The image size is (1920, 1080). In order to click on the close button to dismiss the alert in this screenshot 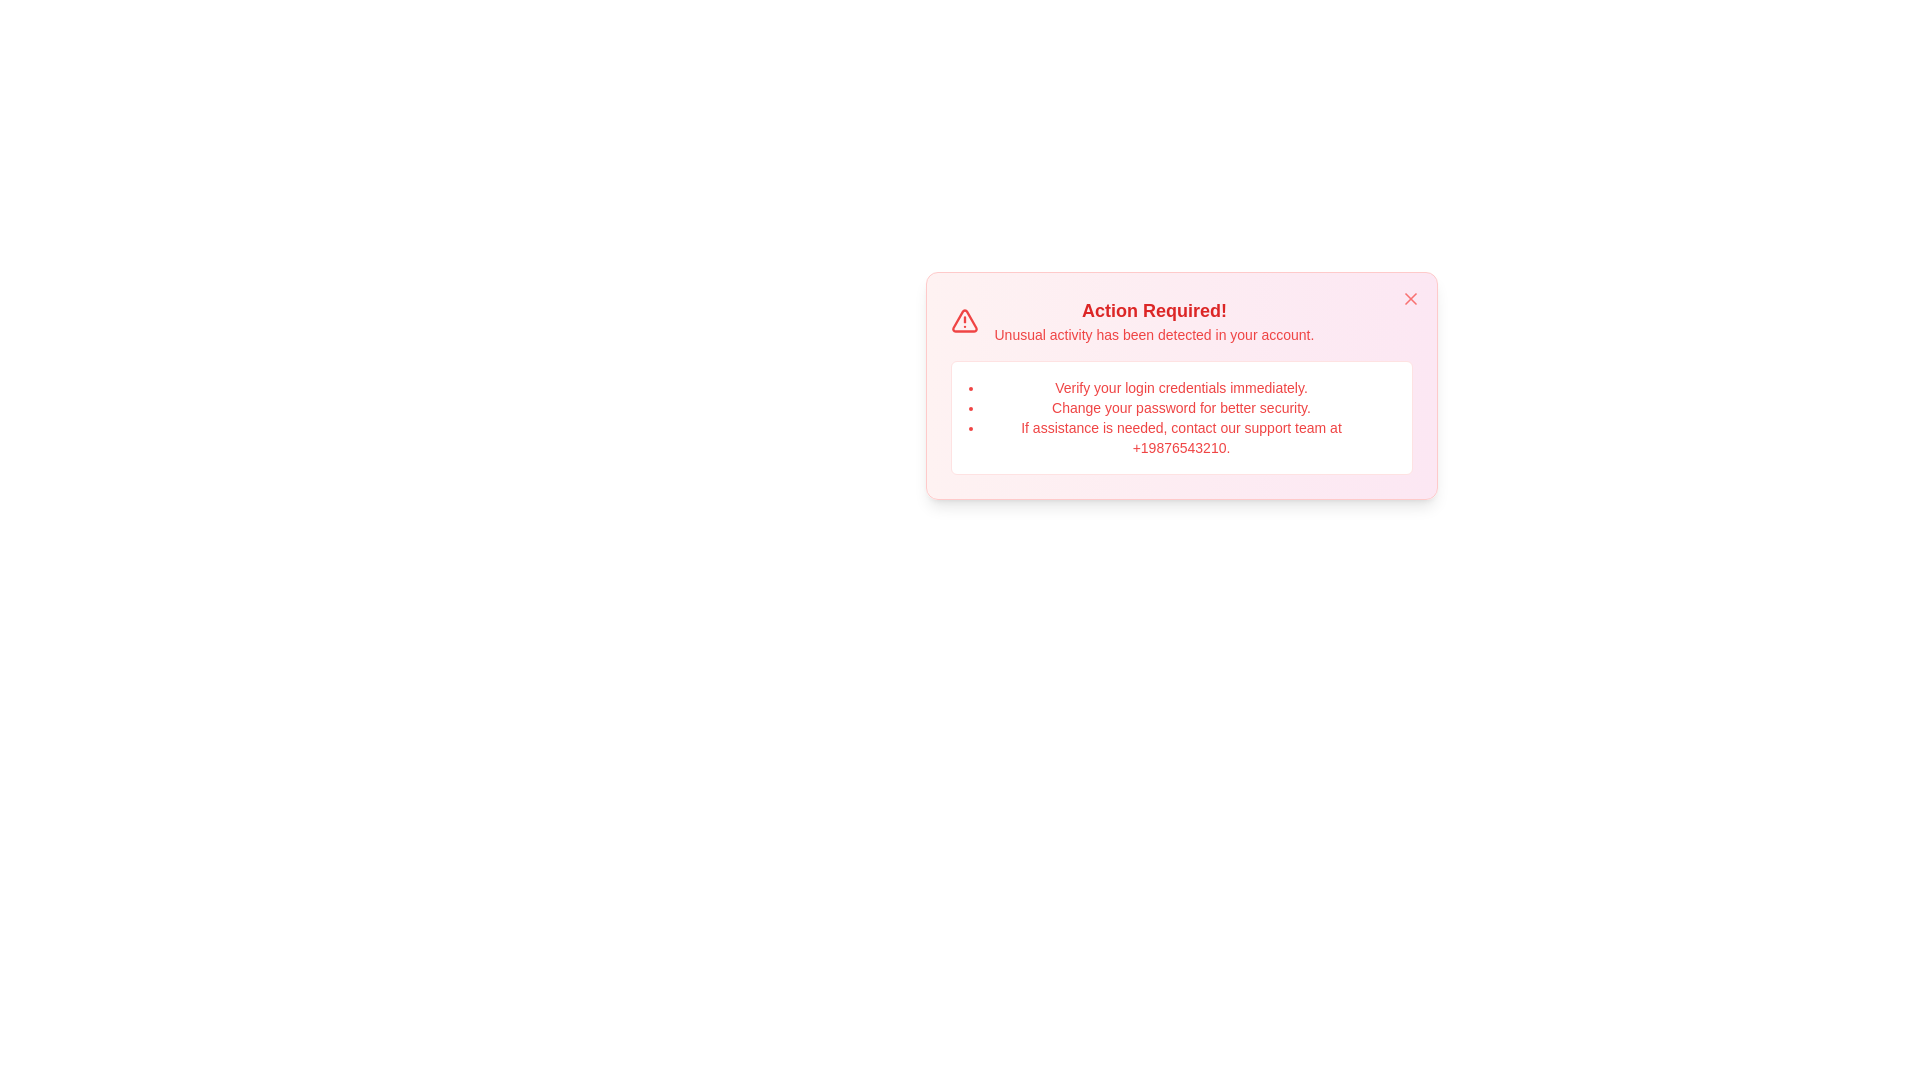, I will do `click(1409, 299)`.